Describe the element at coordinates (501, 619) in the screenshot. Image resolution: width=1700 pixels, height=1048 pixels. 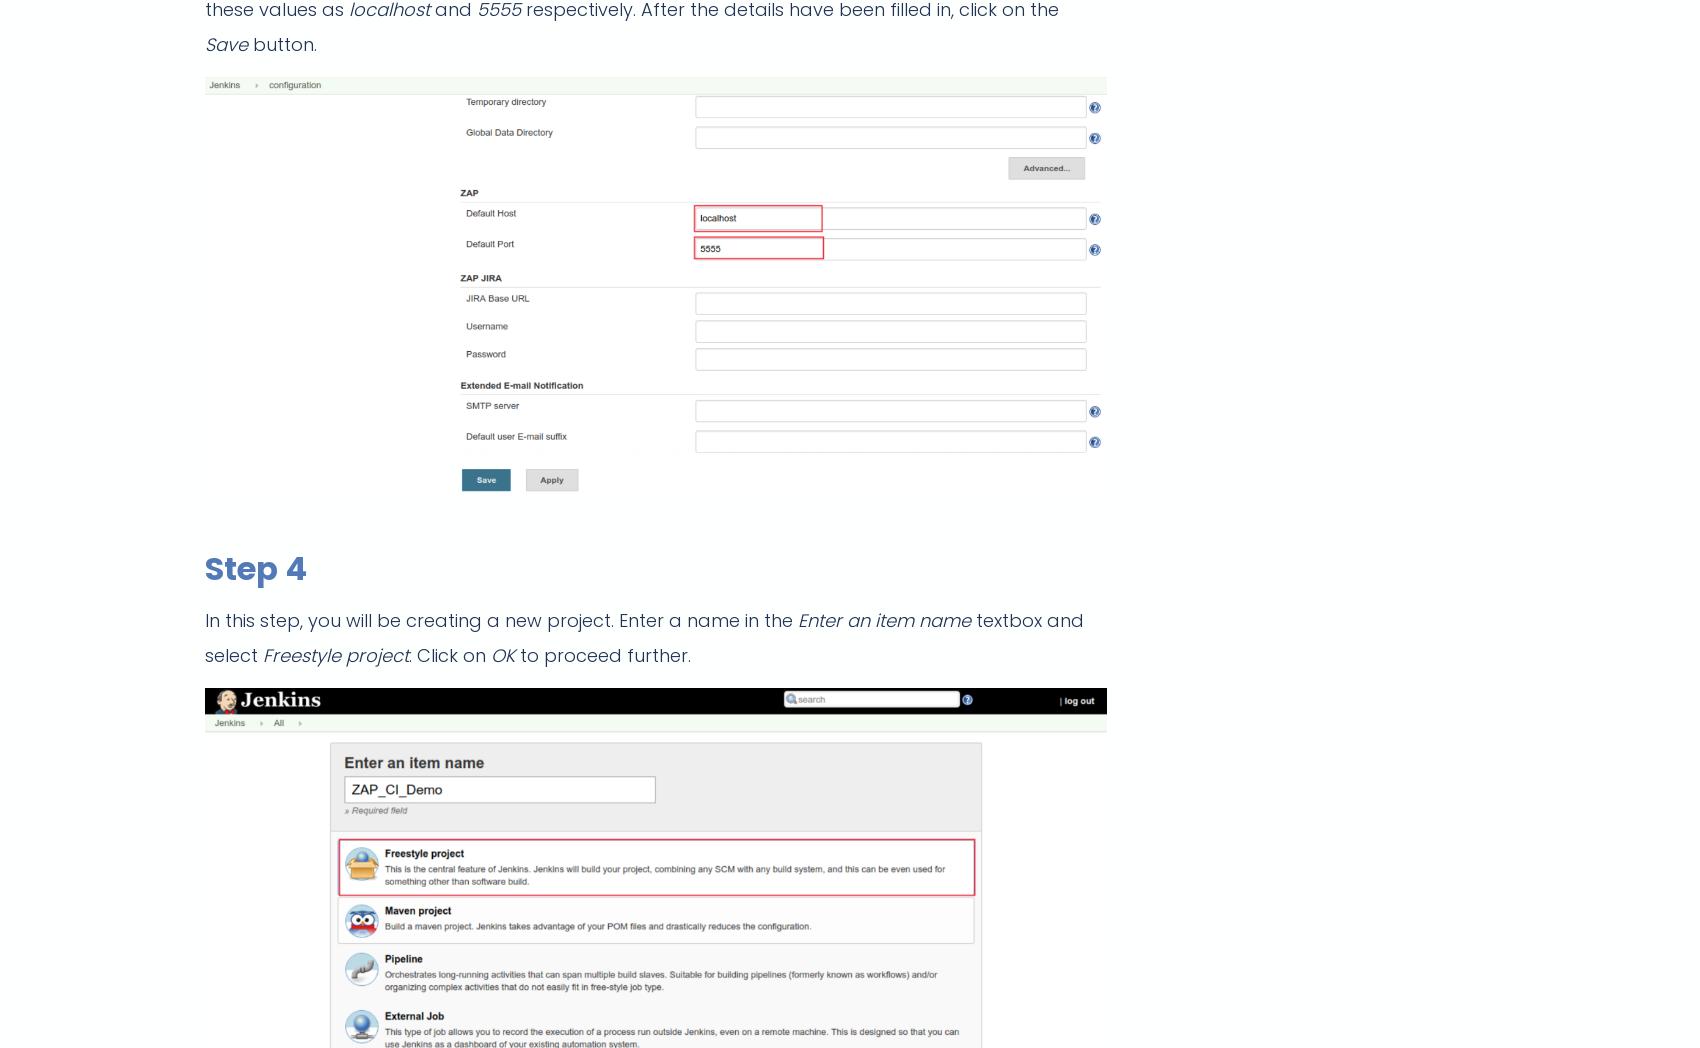
I see `'In this step, you will be creating a new project. Enter a name in the'` at that location.